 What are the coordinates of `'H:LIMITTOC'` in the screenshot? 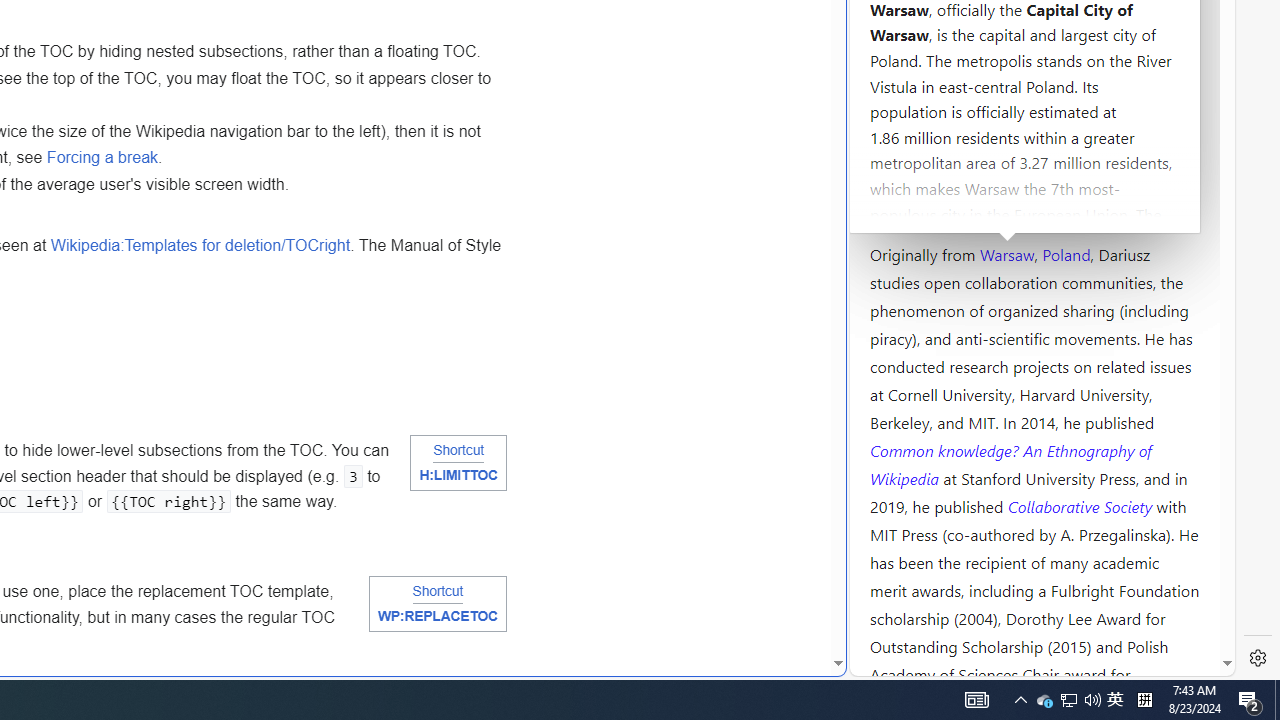 It's located at (457, 475).